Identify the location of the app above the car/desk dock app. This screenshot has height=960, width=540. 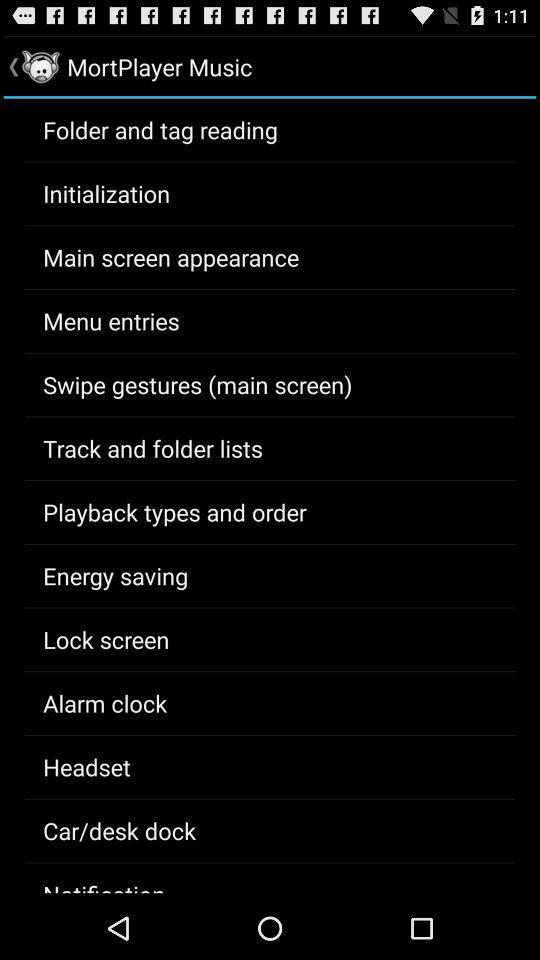
(85, 766).